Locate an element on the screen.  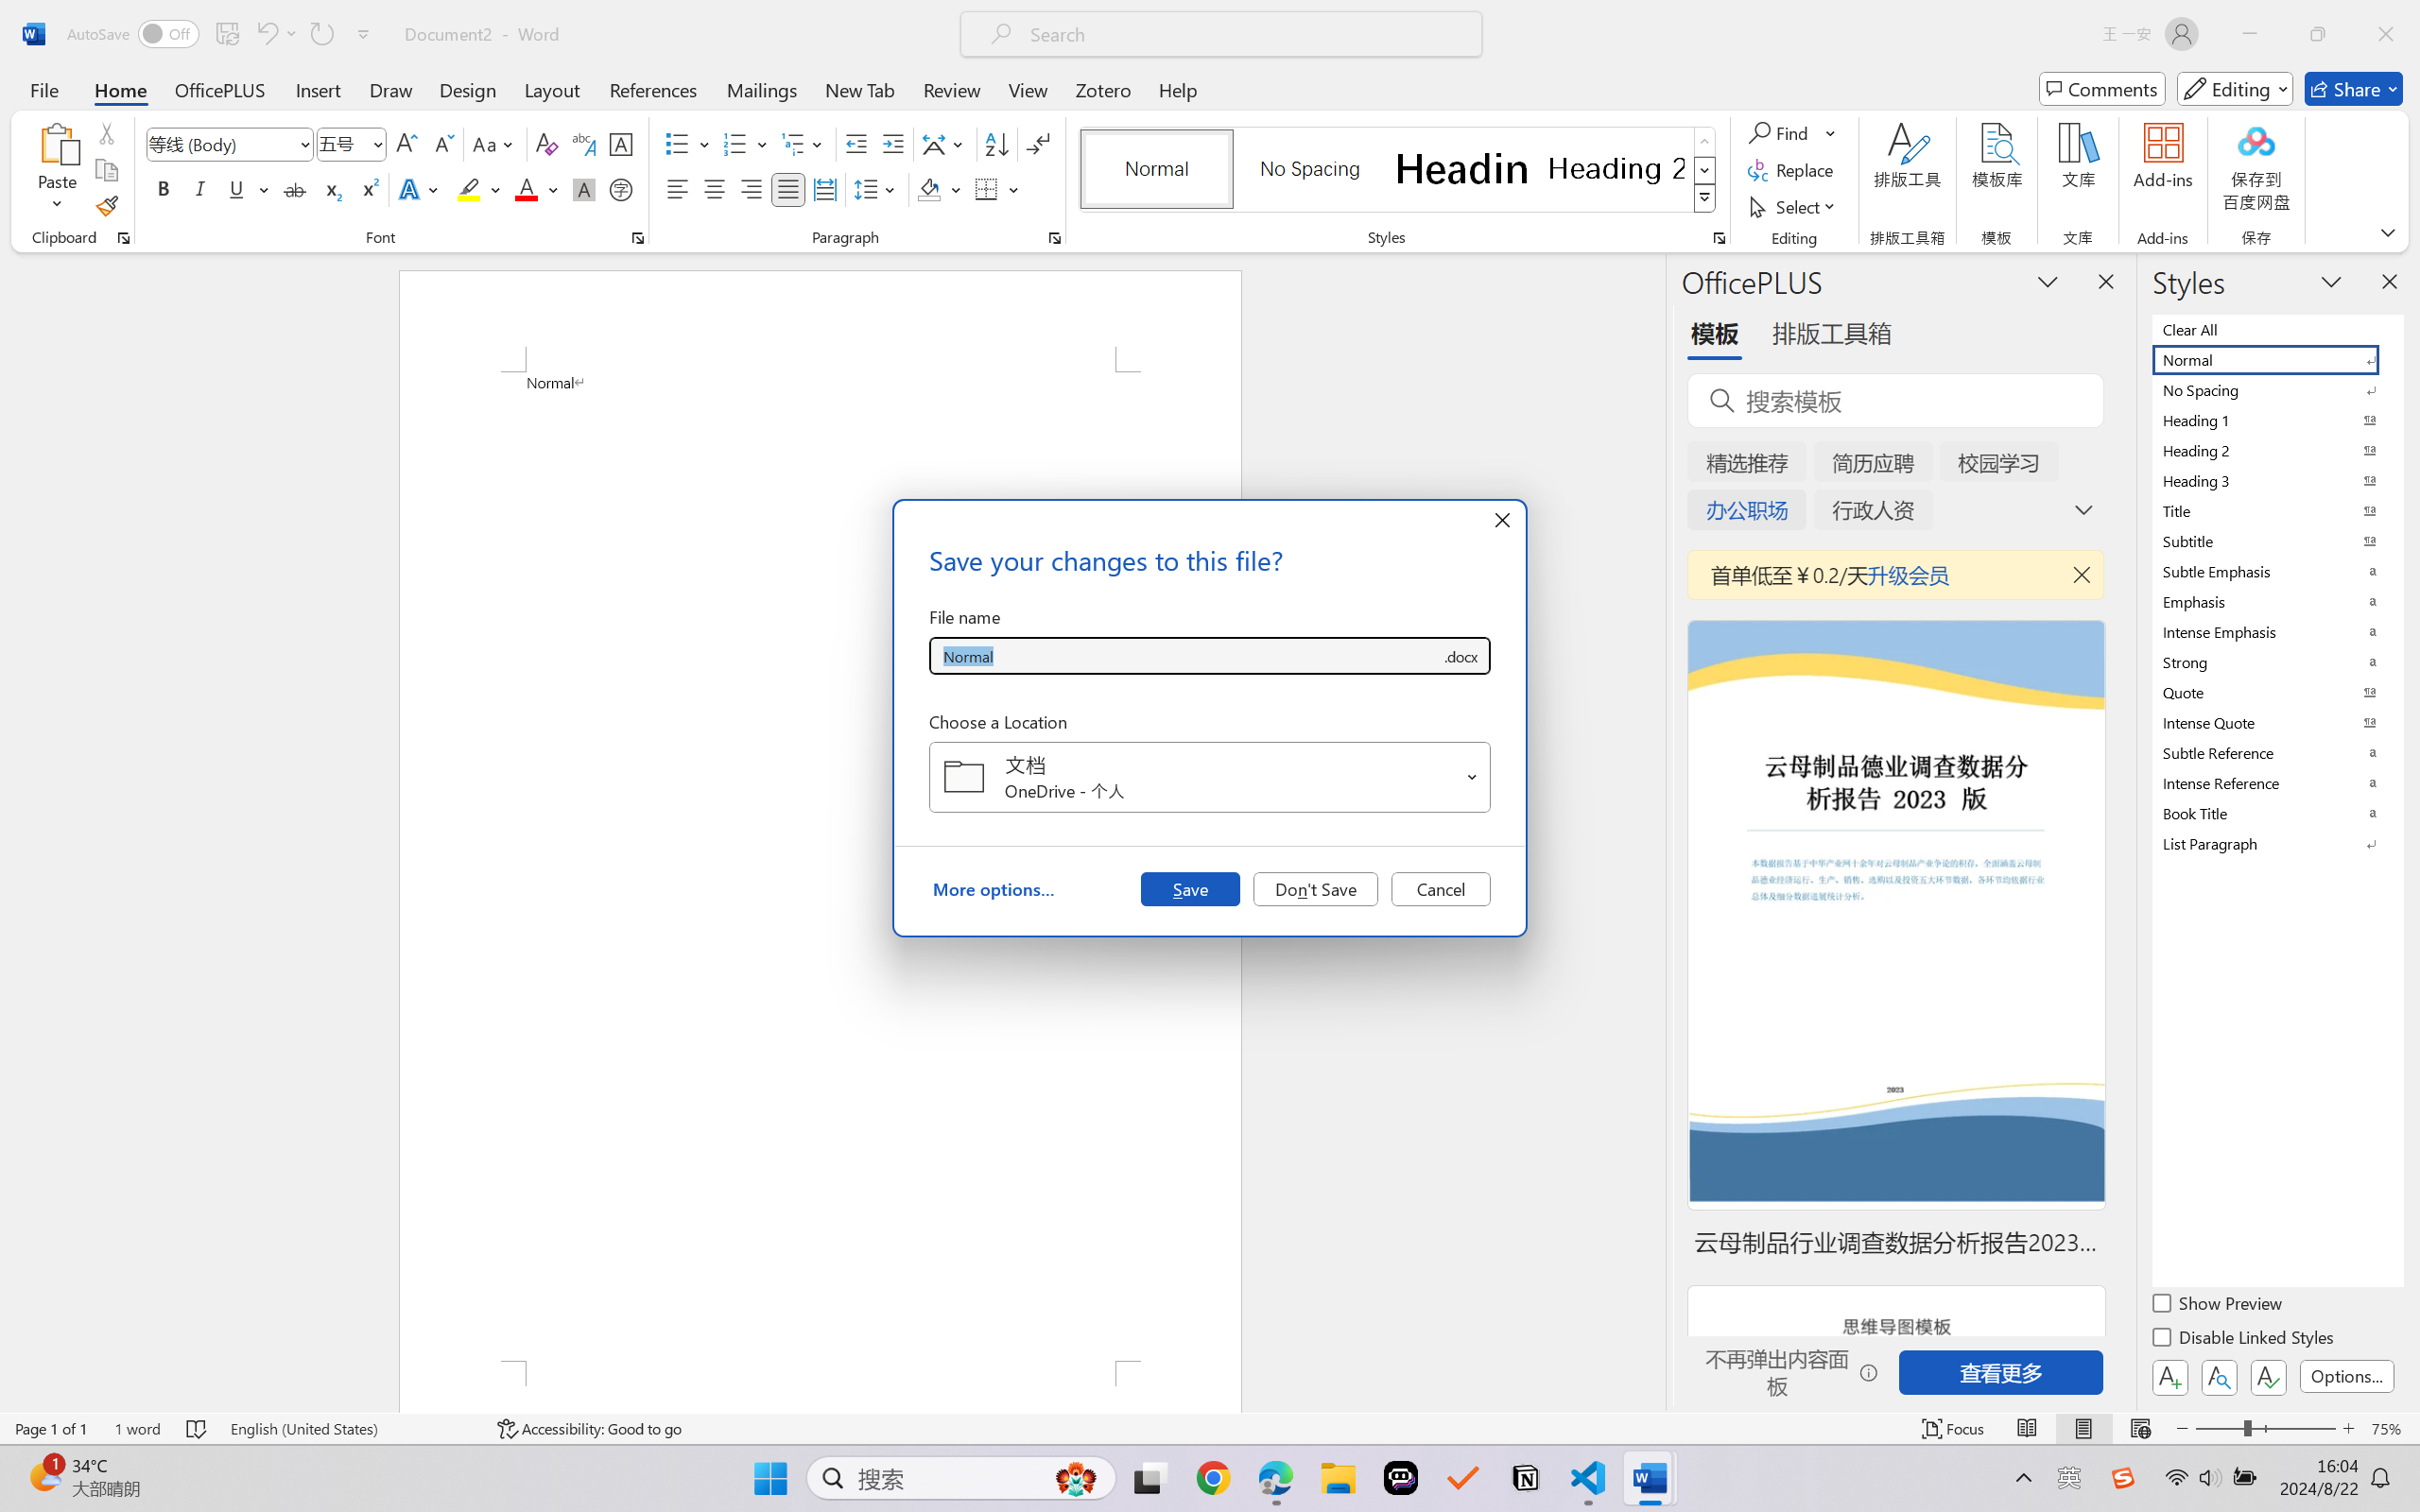
'Web Layout' is located at coordinates (2139, 1428).